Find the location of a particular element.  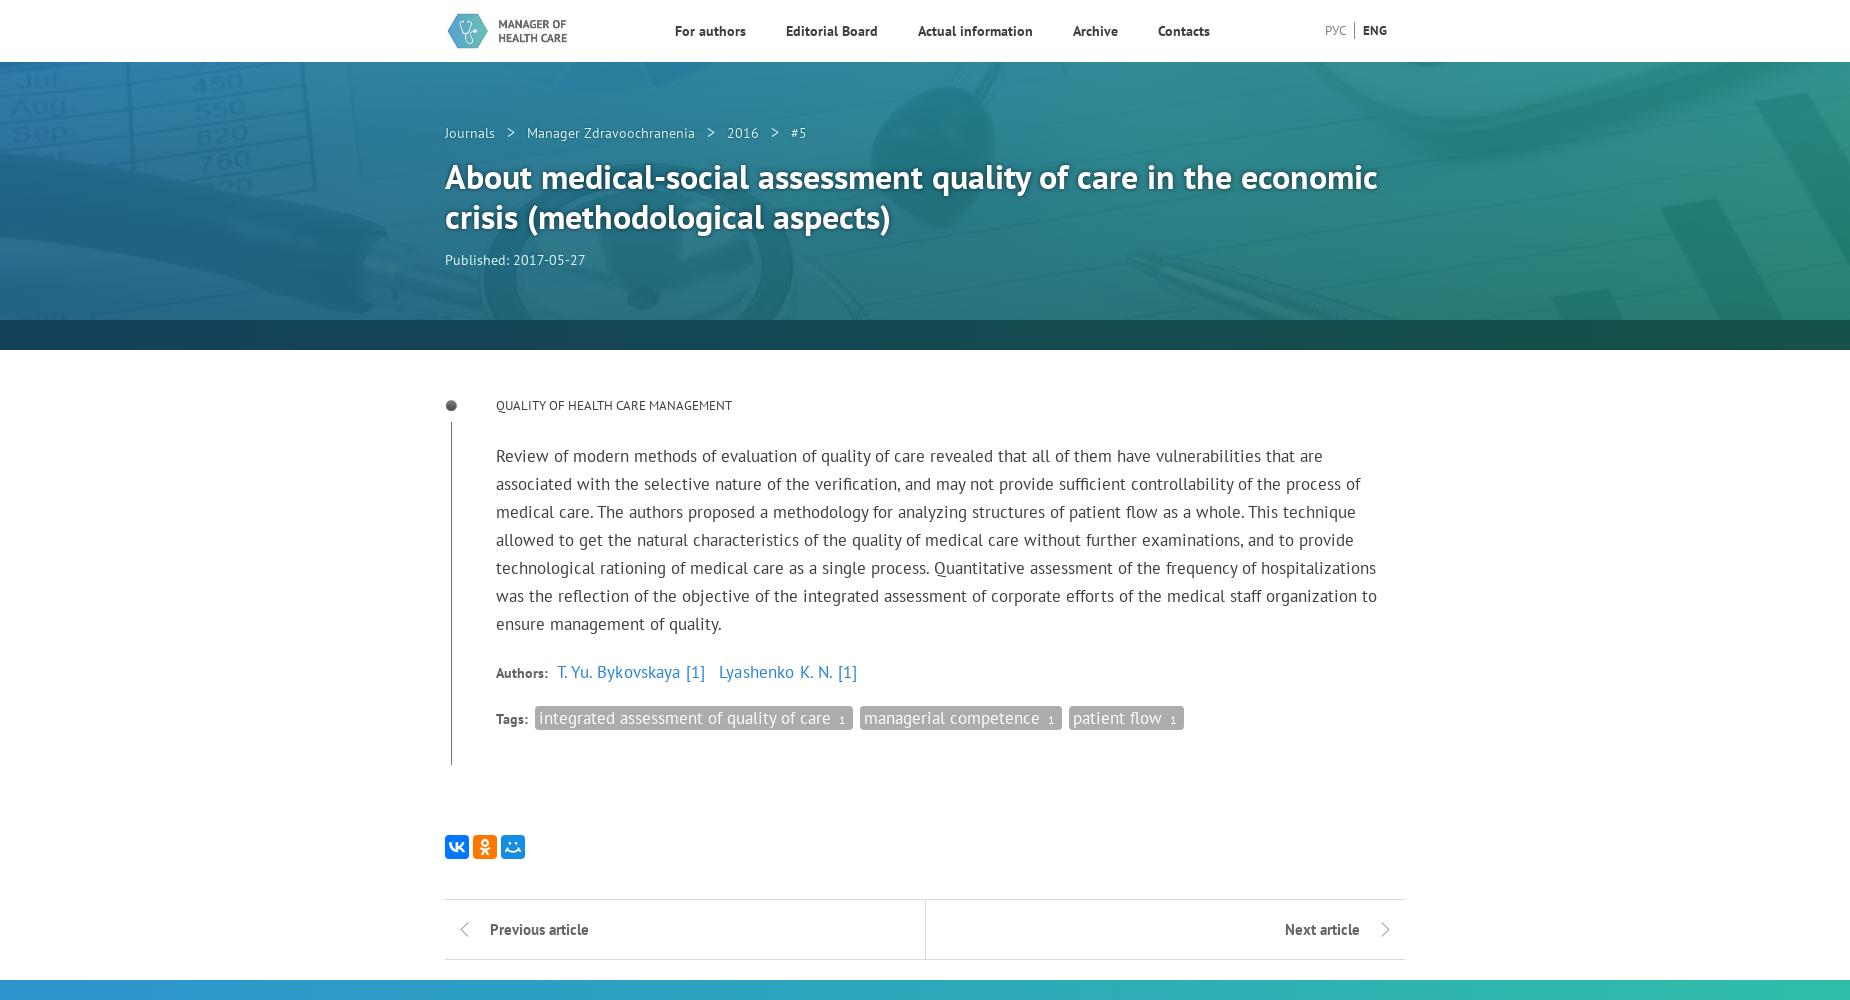

'#5' is located at coordinates (791, 133).